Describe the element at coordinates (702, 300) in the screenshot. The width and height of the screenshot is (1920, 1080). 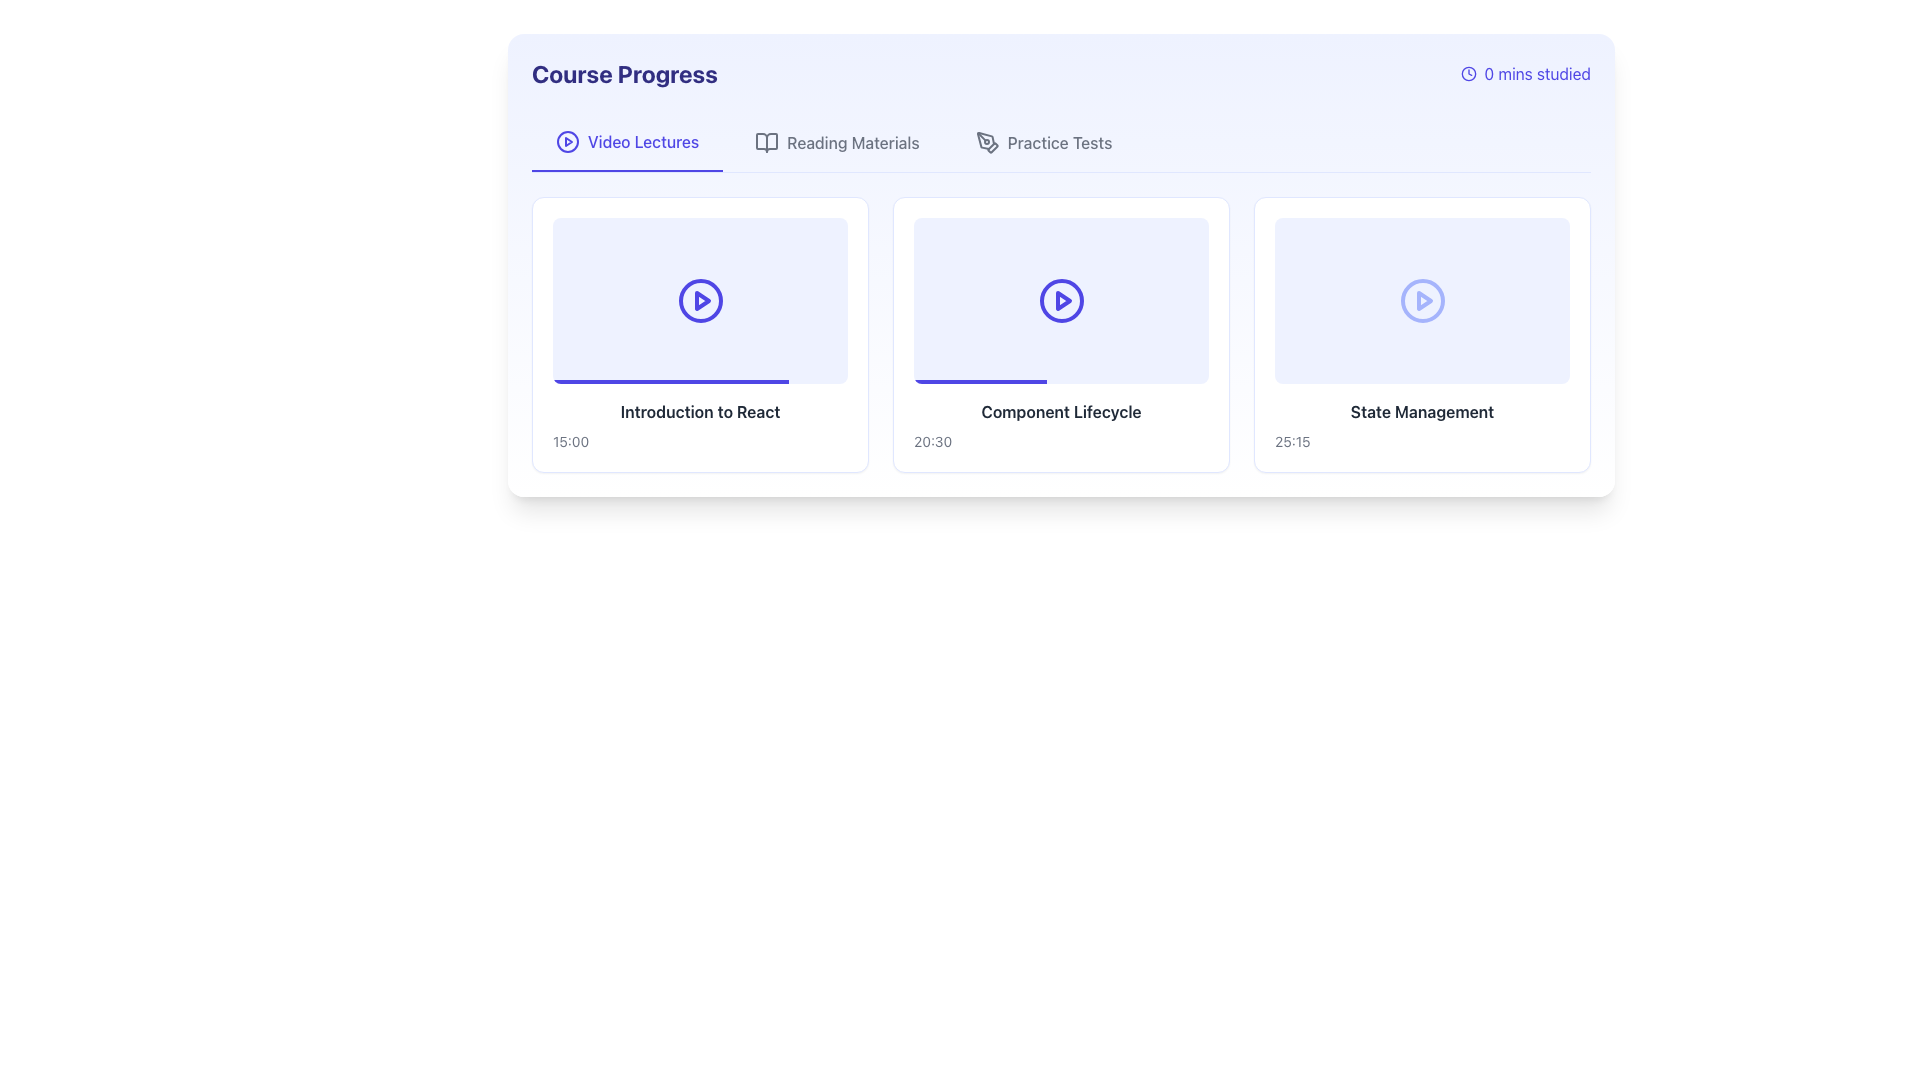
I see `the play triangle icon located within the circular play button in the first card labeled 'Introduction to React' to play the video` at that location.